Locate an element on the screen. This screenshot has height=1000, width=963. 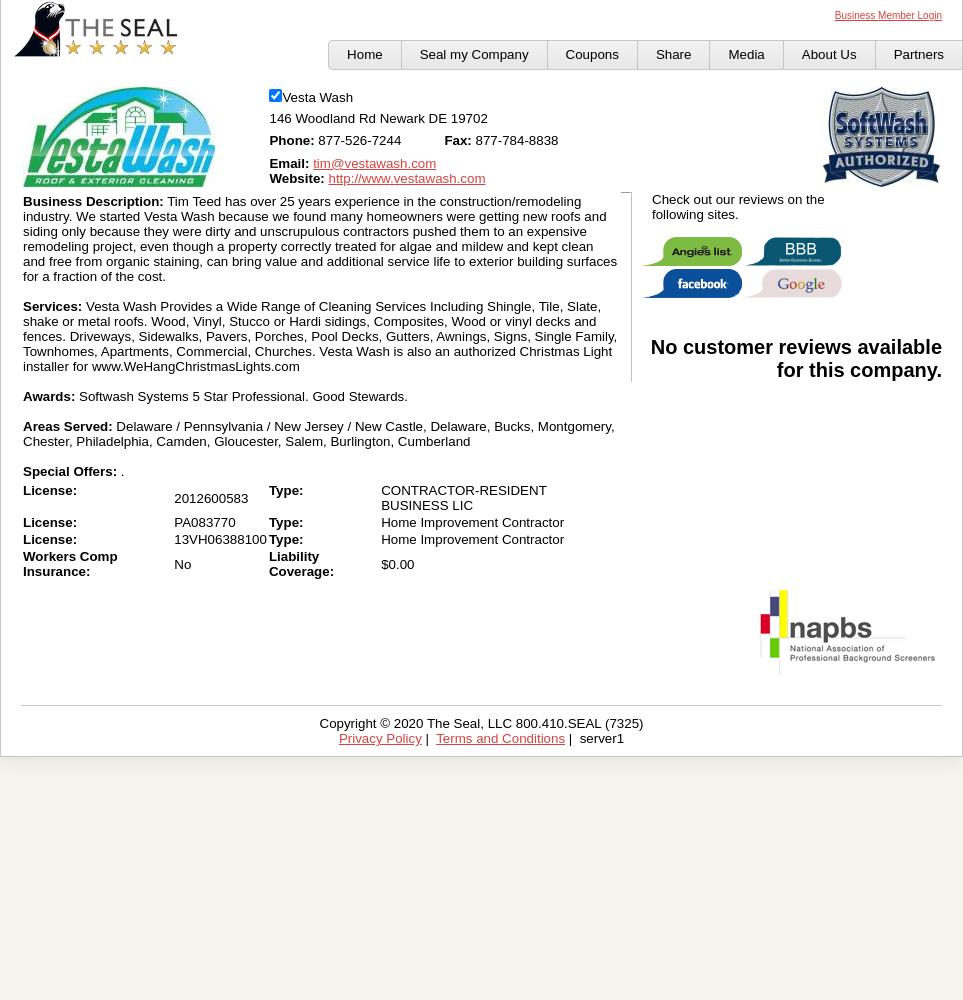
'| 
                server1' is located at coordinates (594, 737).